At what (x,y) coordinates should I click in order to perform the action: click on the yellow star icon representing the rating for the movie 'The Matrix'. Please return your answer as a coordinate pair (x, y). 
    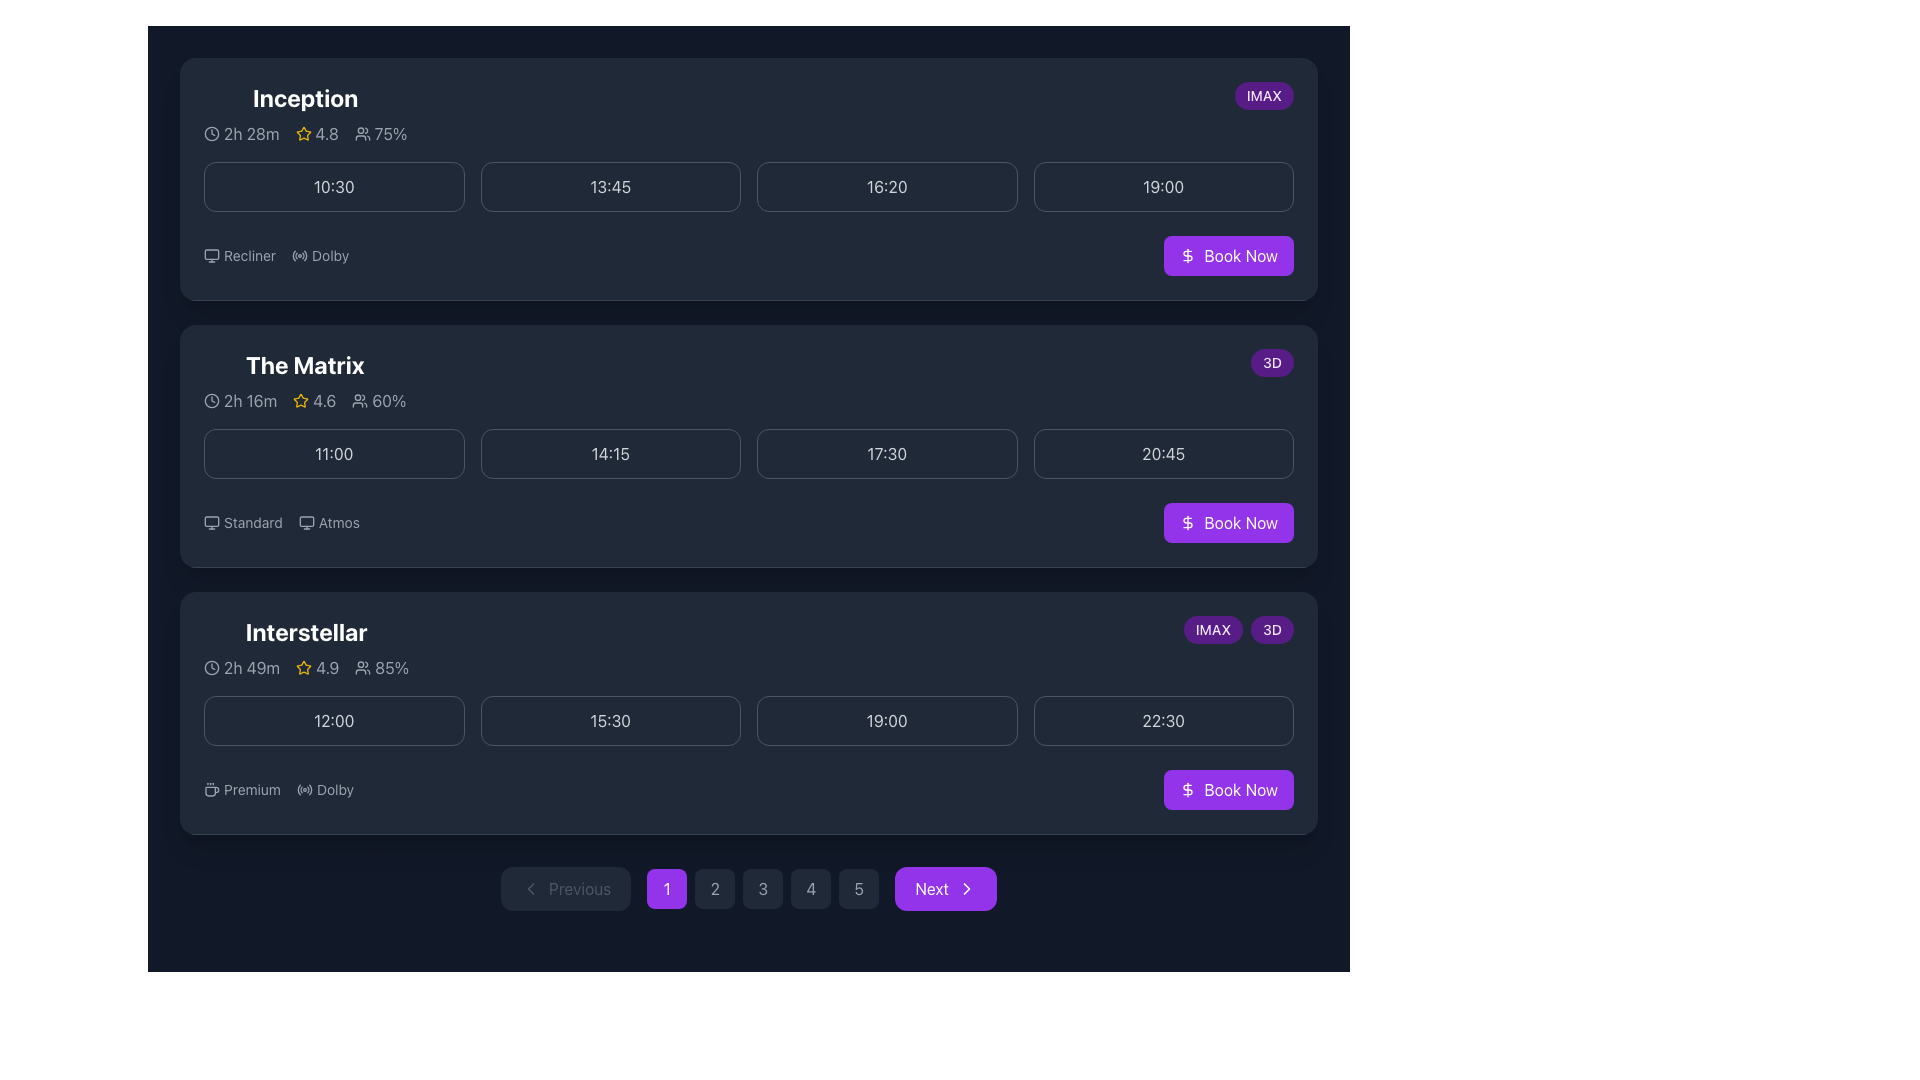
    Looking at the image, I should click on (300, 400).